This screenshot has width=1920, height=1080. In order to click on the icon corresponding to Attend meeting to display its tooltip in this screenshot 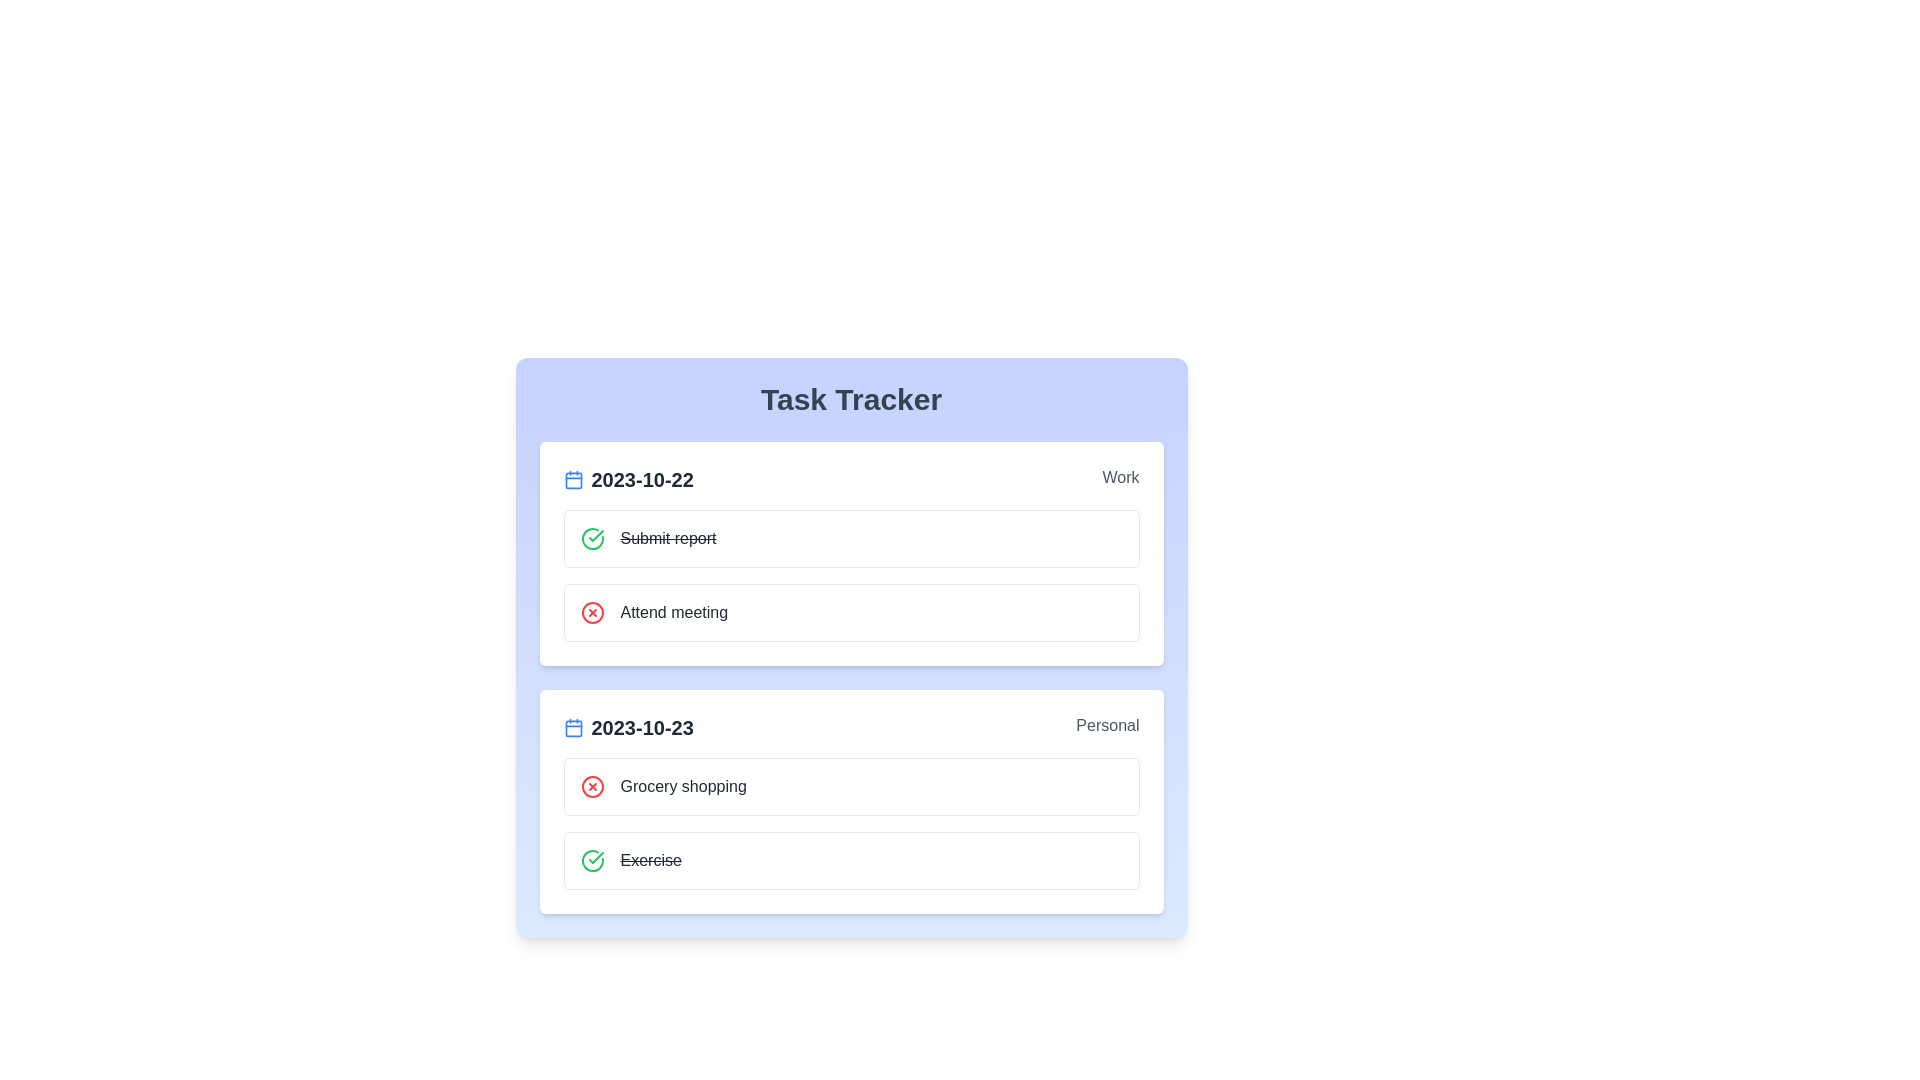, I will do `click(591, 612)`.